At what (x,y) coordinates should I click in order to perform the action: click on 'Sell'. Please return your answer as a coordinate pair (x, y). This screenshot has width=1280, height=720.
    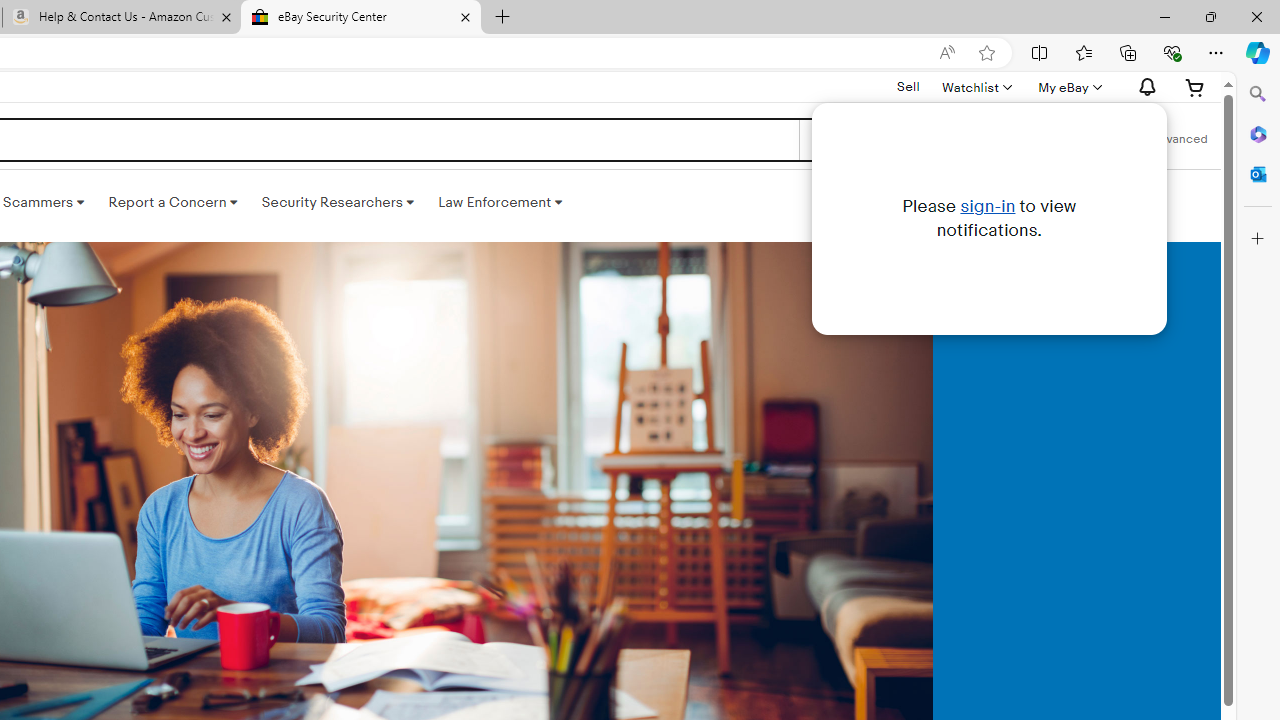
    Looking at the image, I should click on (907, 86).